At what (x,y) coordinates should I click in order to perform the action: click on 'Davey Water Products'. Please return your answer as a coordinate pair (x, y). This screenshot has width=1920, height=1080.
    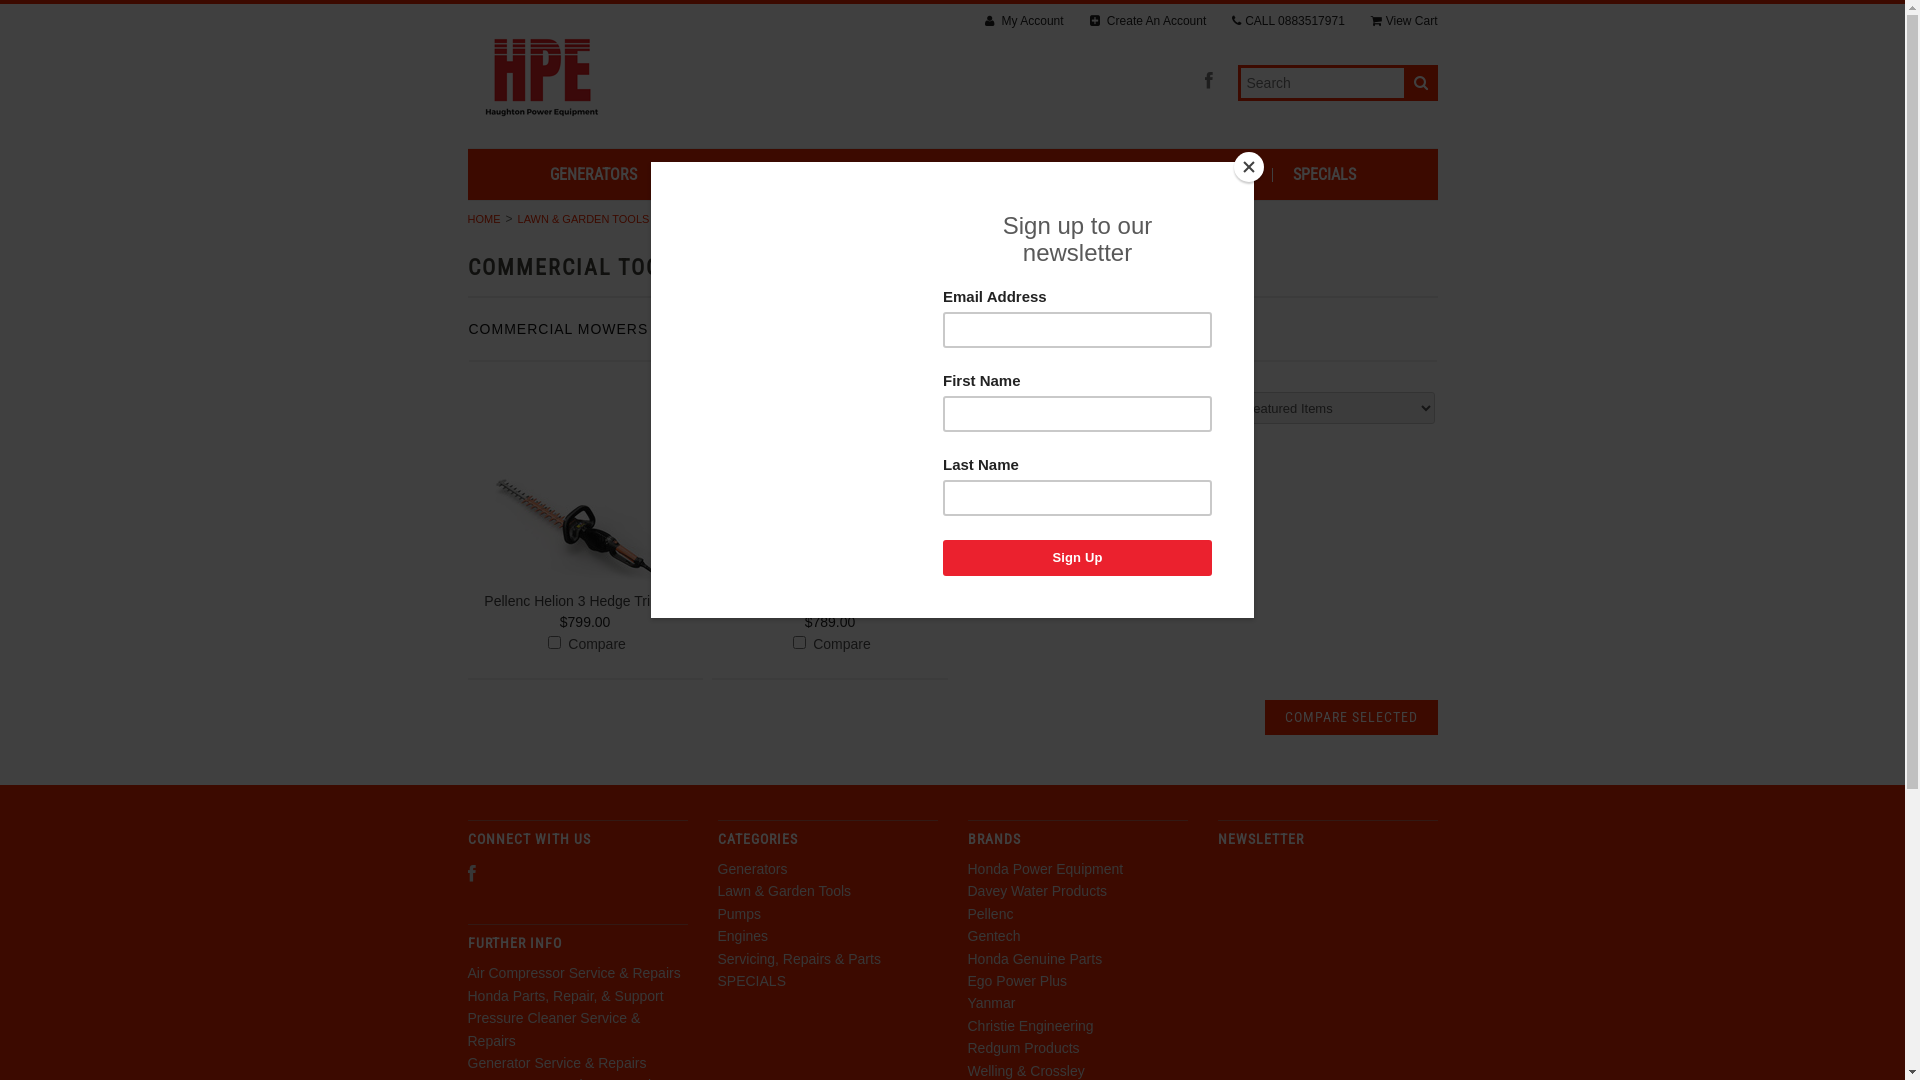
    Looking at the image, I should click on (1037, 890).